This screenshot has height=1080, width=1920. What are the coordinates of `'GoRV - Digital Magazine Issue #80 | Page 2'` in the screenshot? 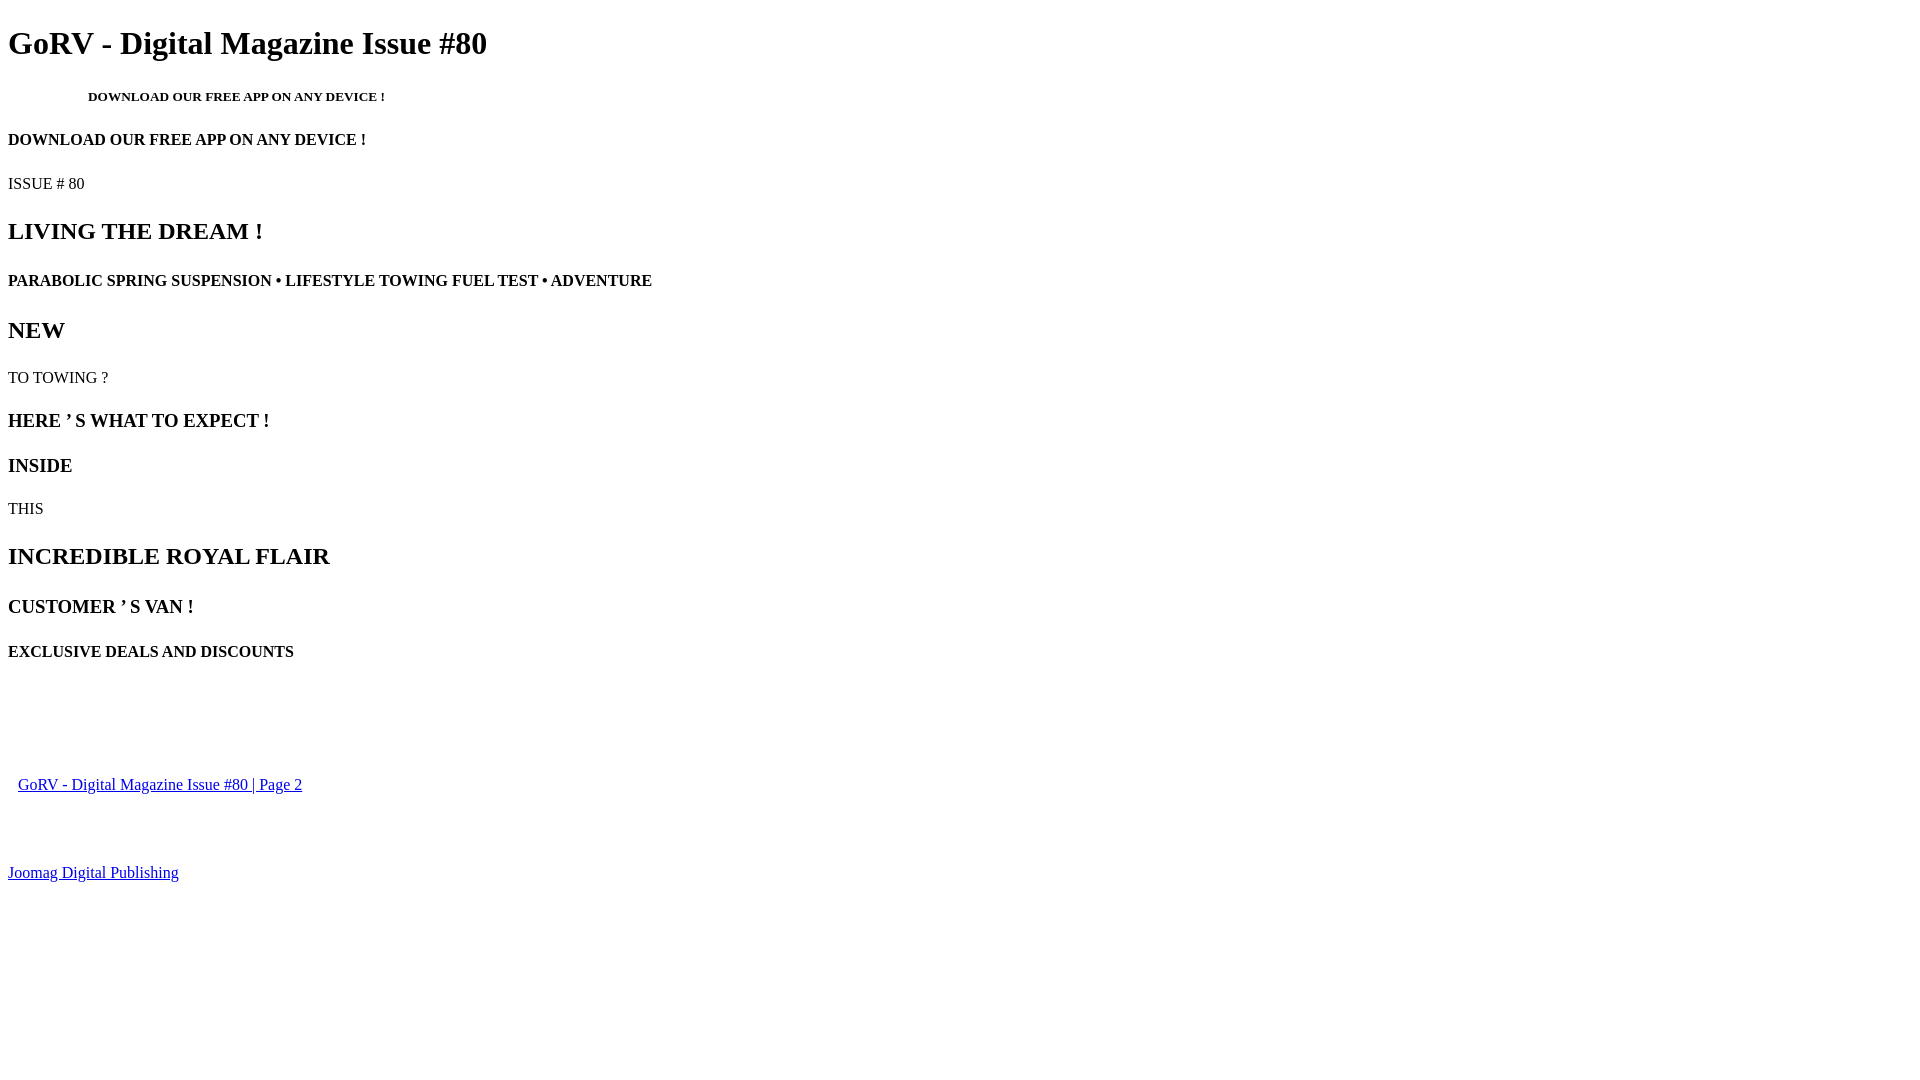 It's located at (158, 783).